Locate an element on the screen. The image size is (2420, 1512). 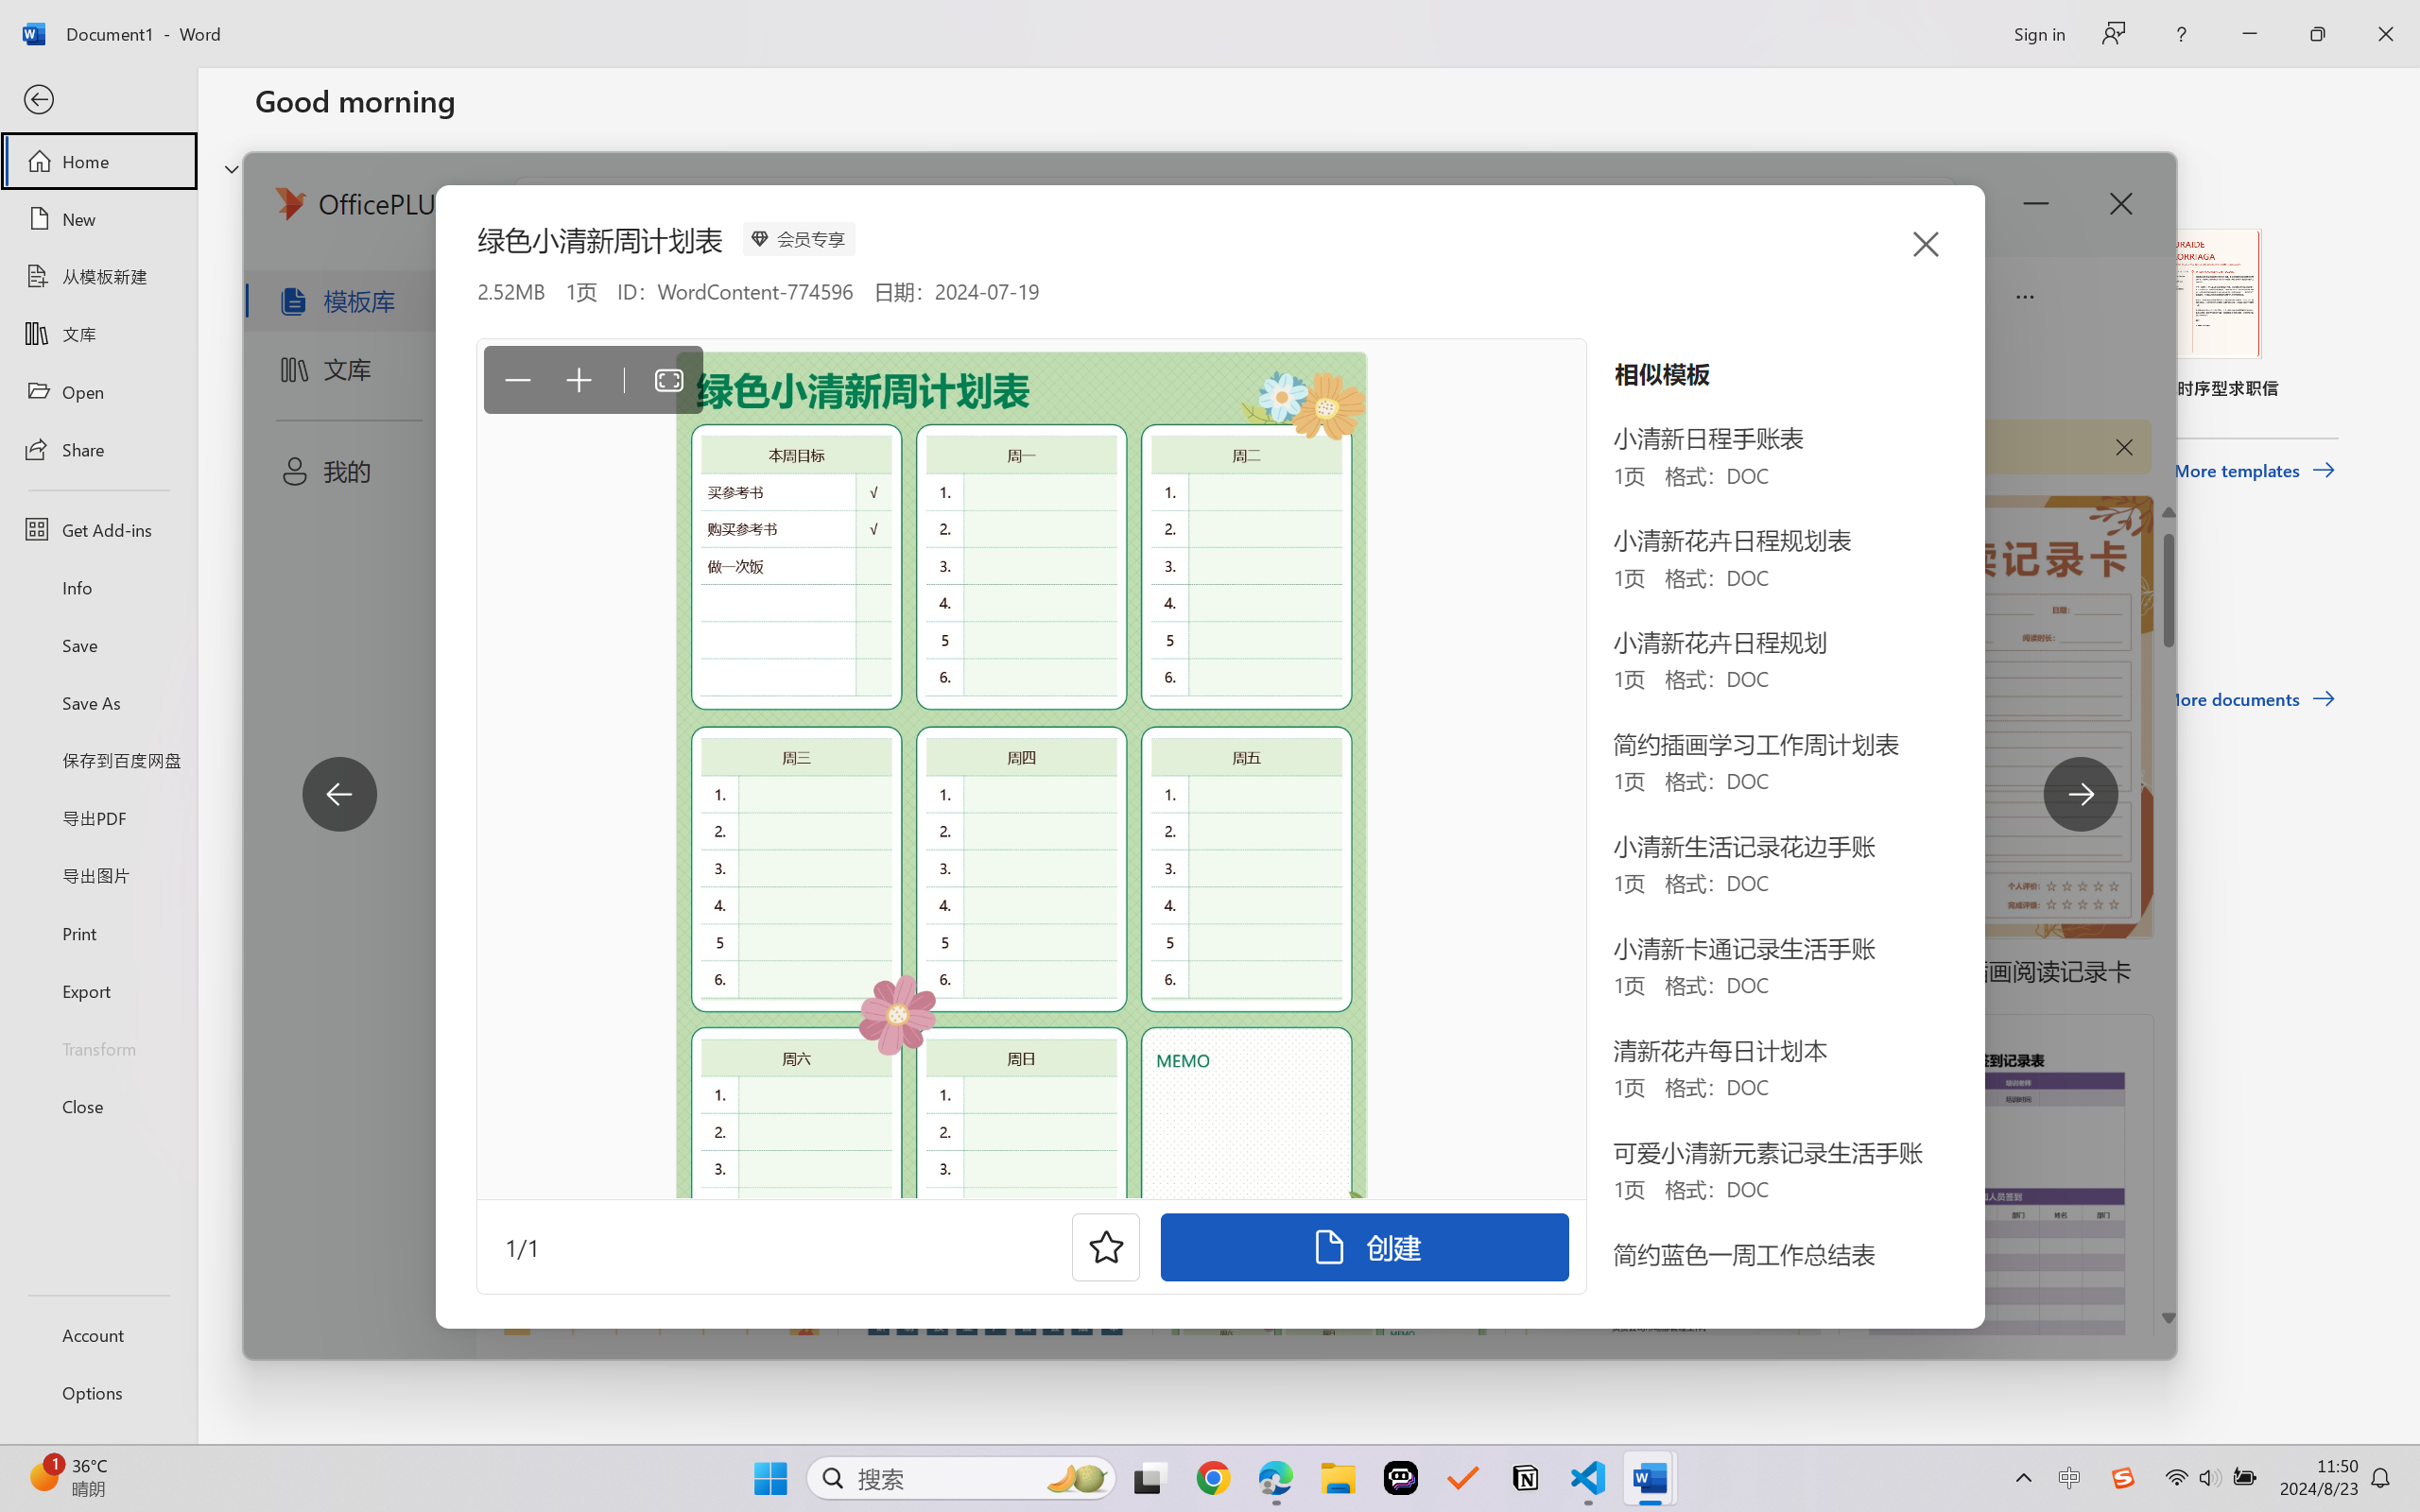
'Hide or show region' is located at coordinates (232, 168).